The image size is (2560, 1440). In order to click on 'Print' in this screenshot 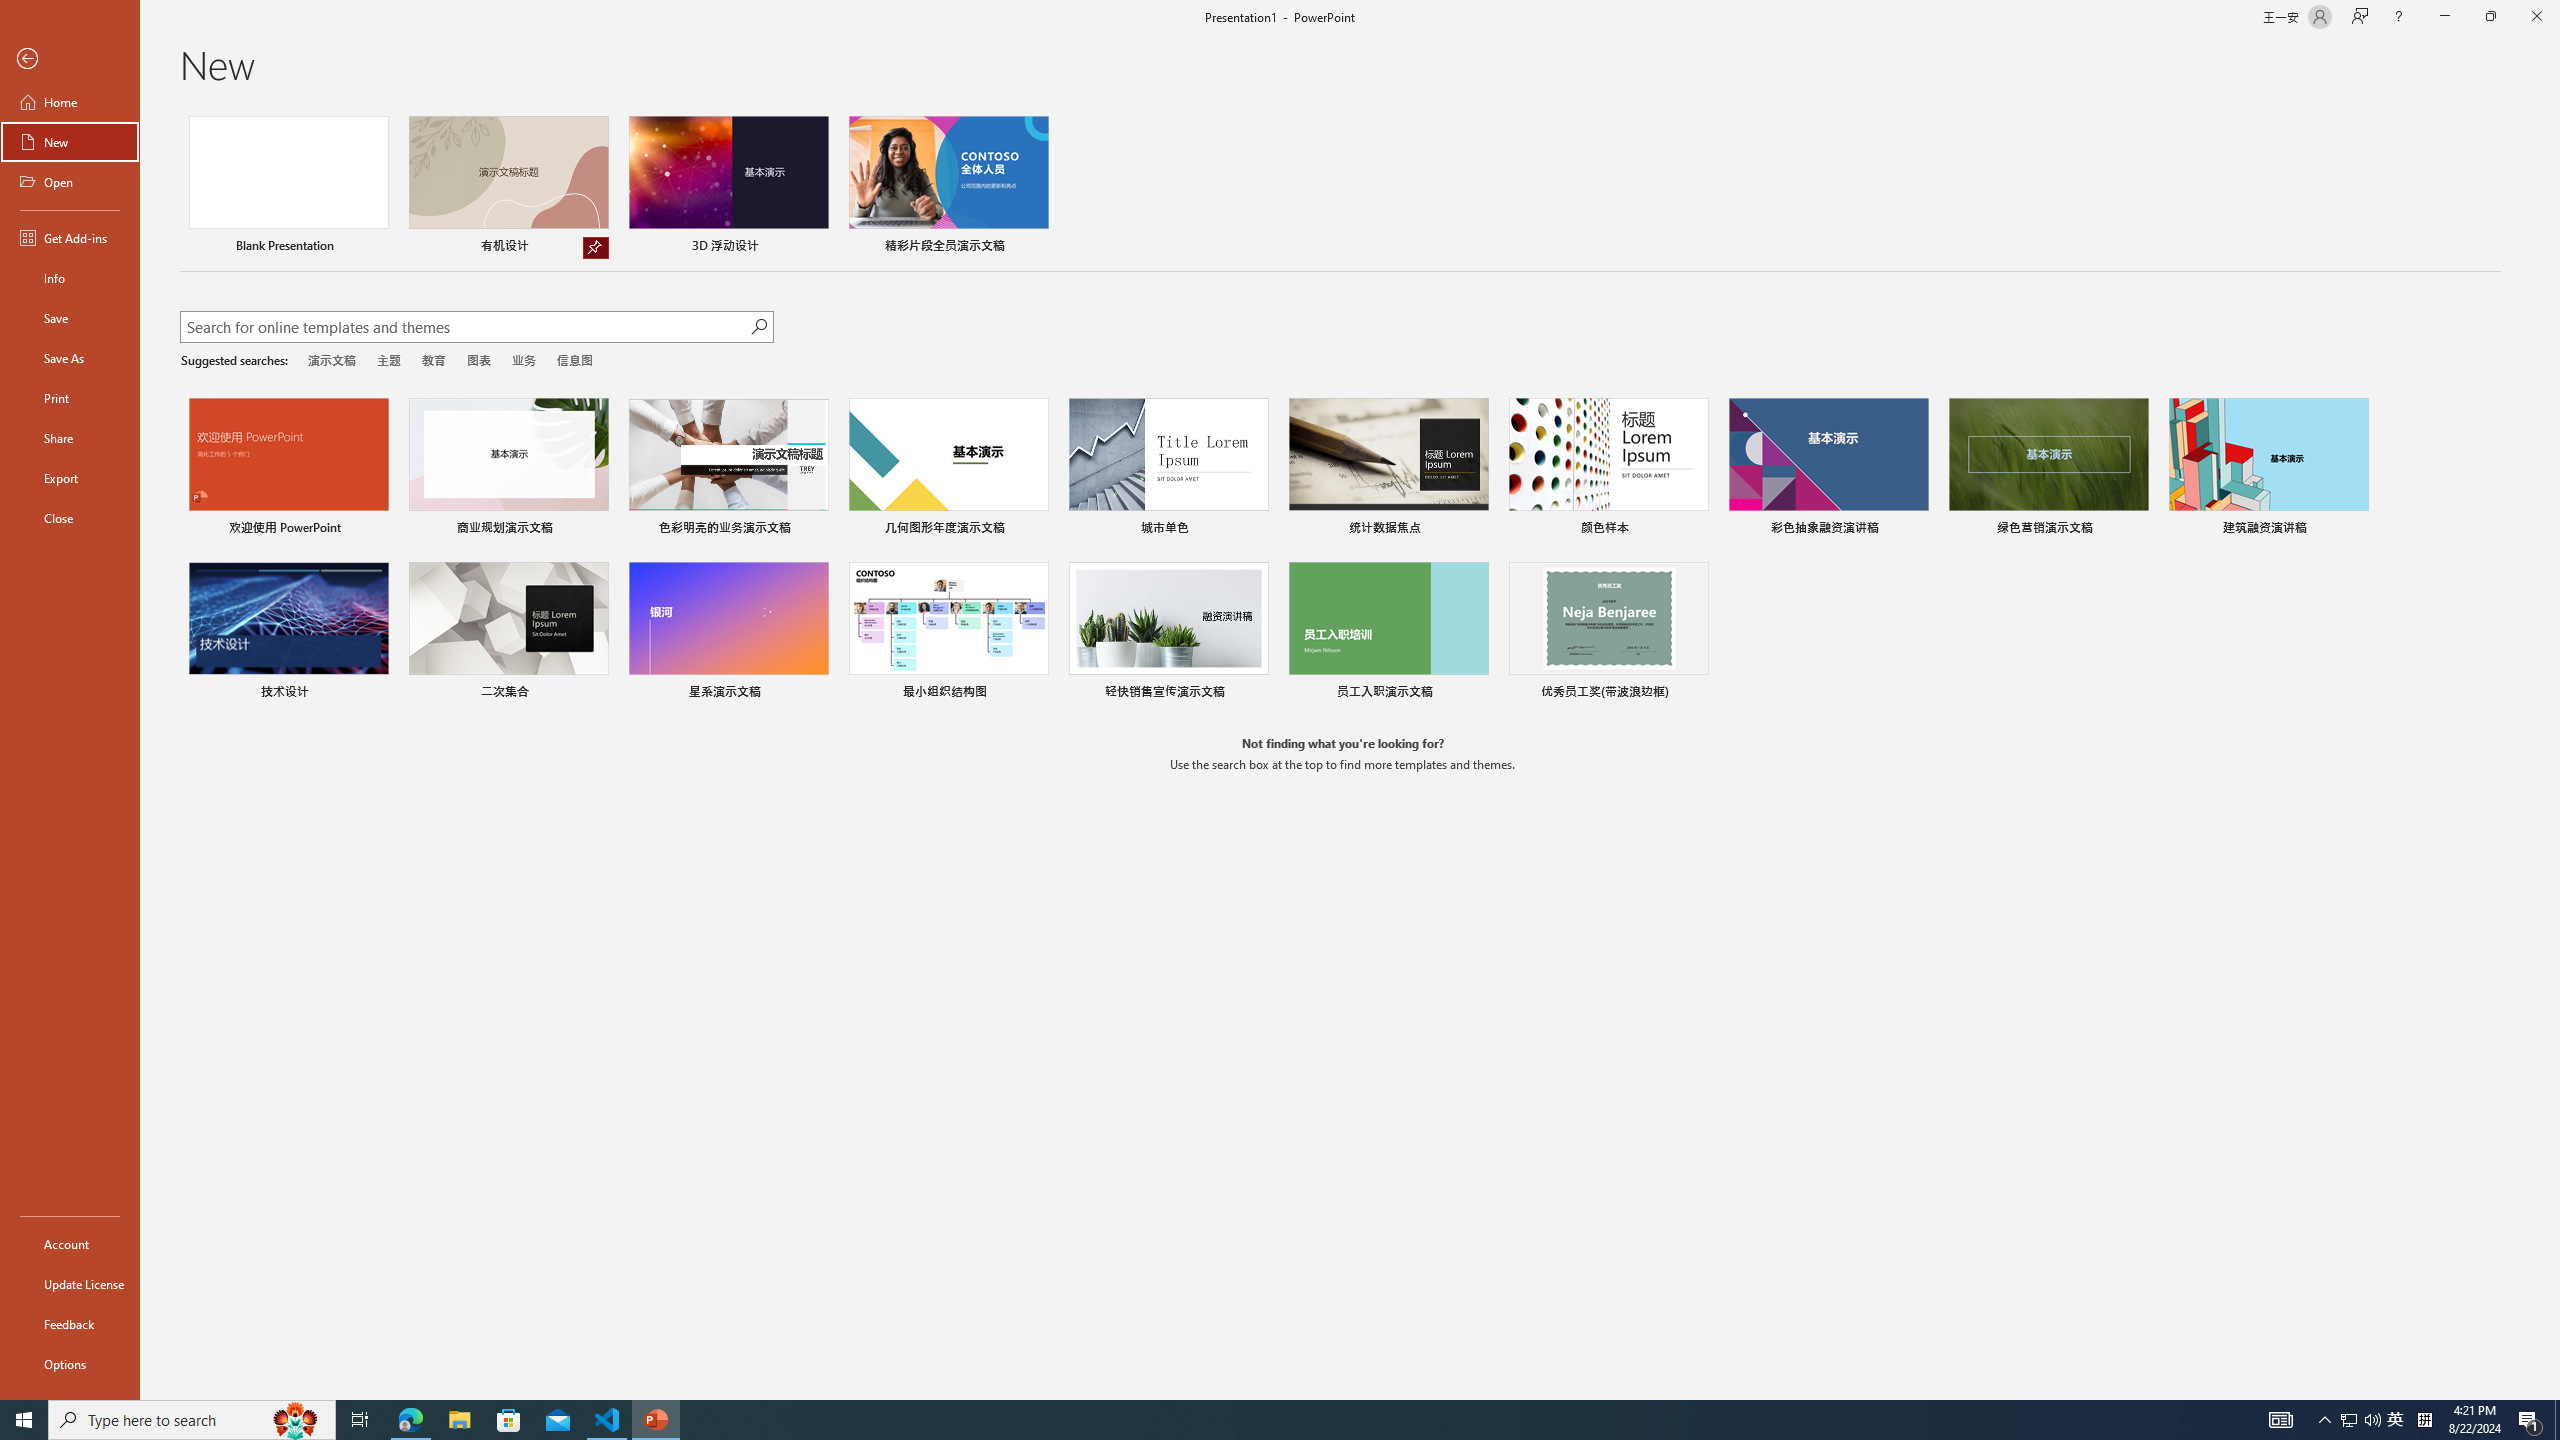, I will do `click(69, 397)`.